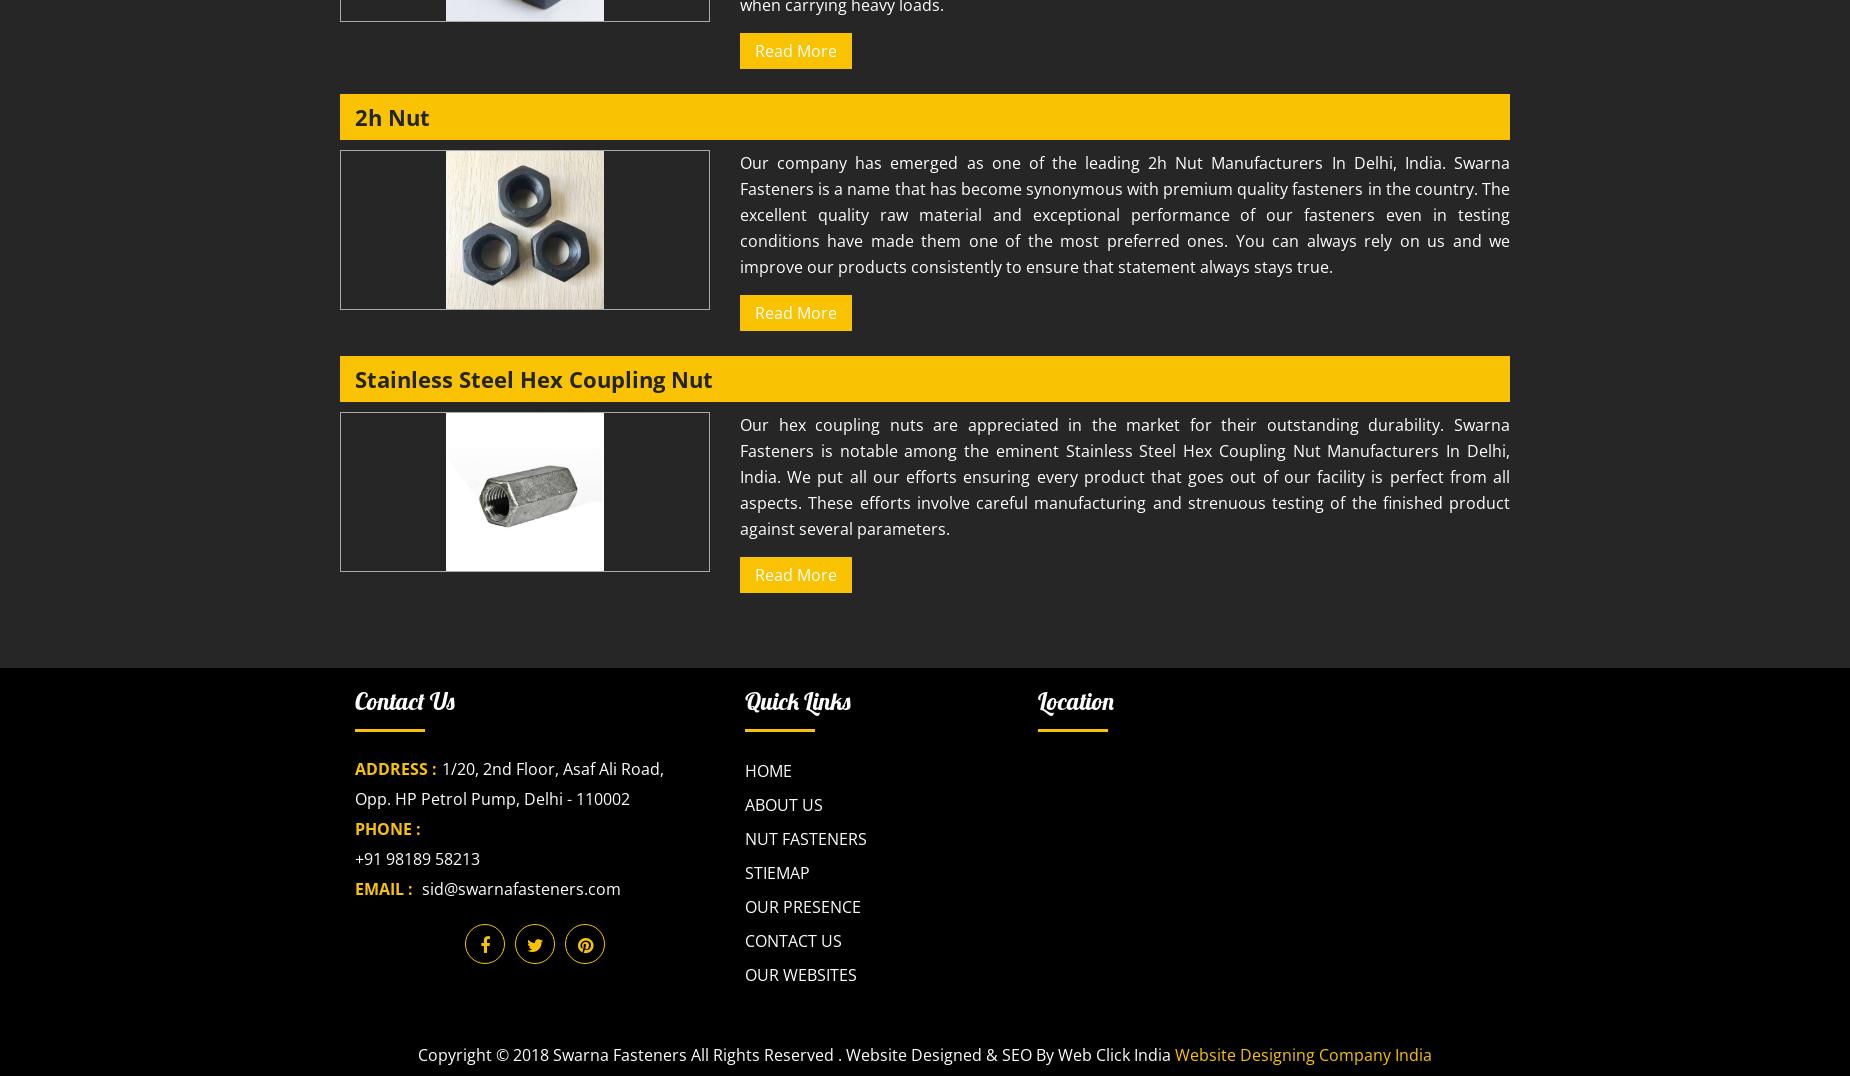 Image resolution: width=1850 pixels, height=1076 pixels. I want to click on 'Stiemap', so click(777, 872).